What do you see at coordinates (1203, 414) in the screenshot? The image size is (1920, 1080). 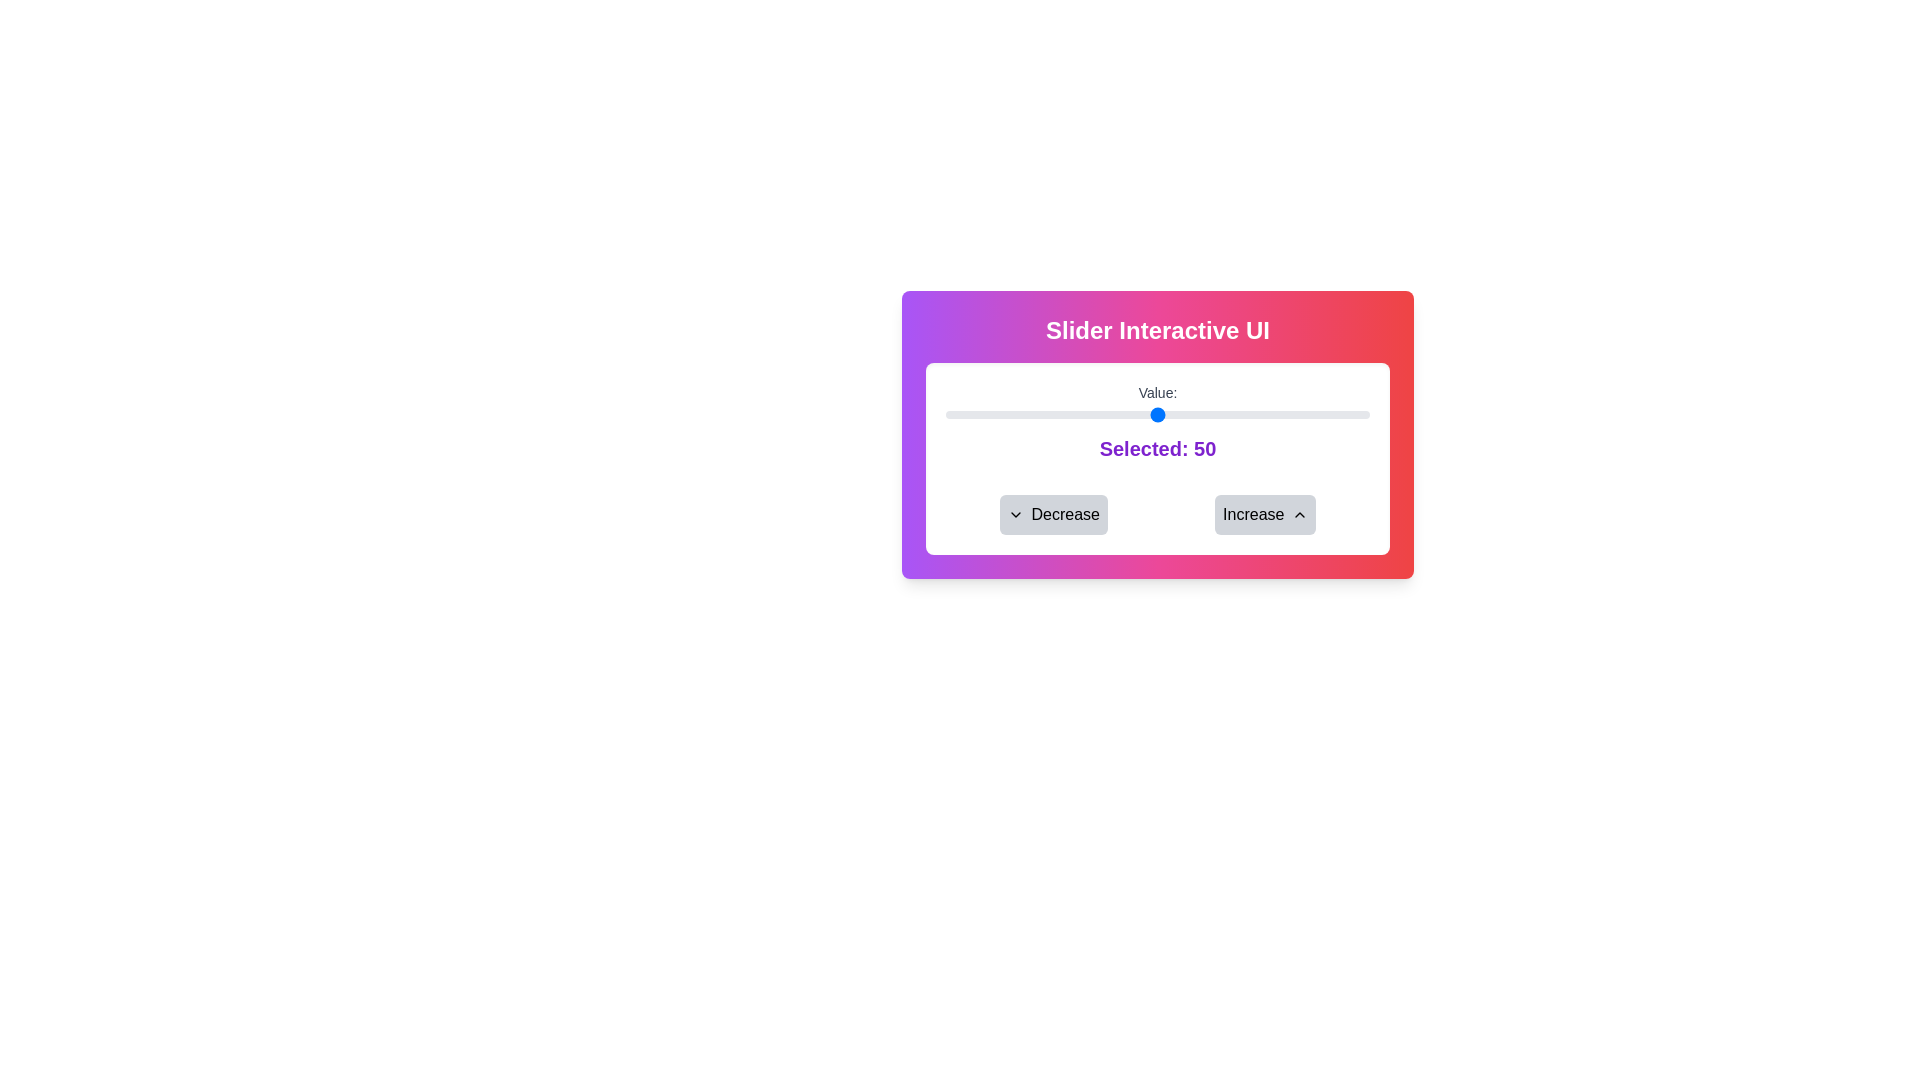 I see `the slider value` at bounding box center [1203, 414].